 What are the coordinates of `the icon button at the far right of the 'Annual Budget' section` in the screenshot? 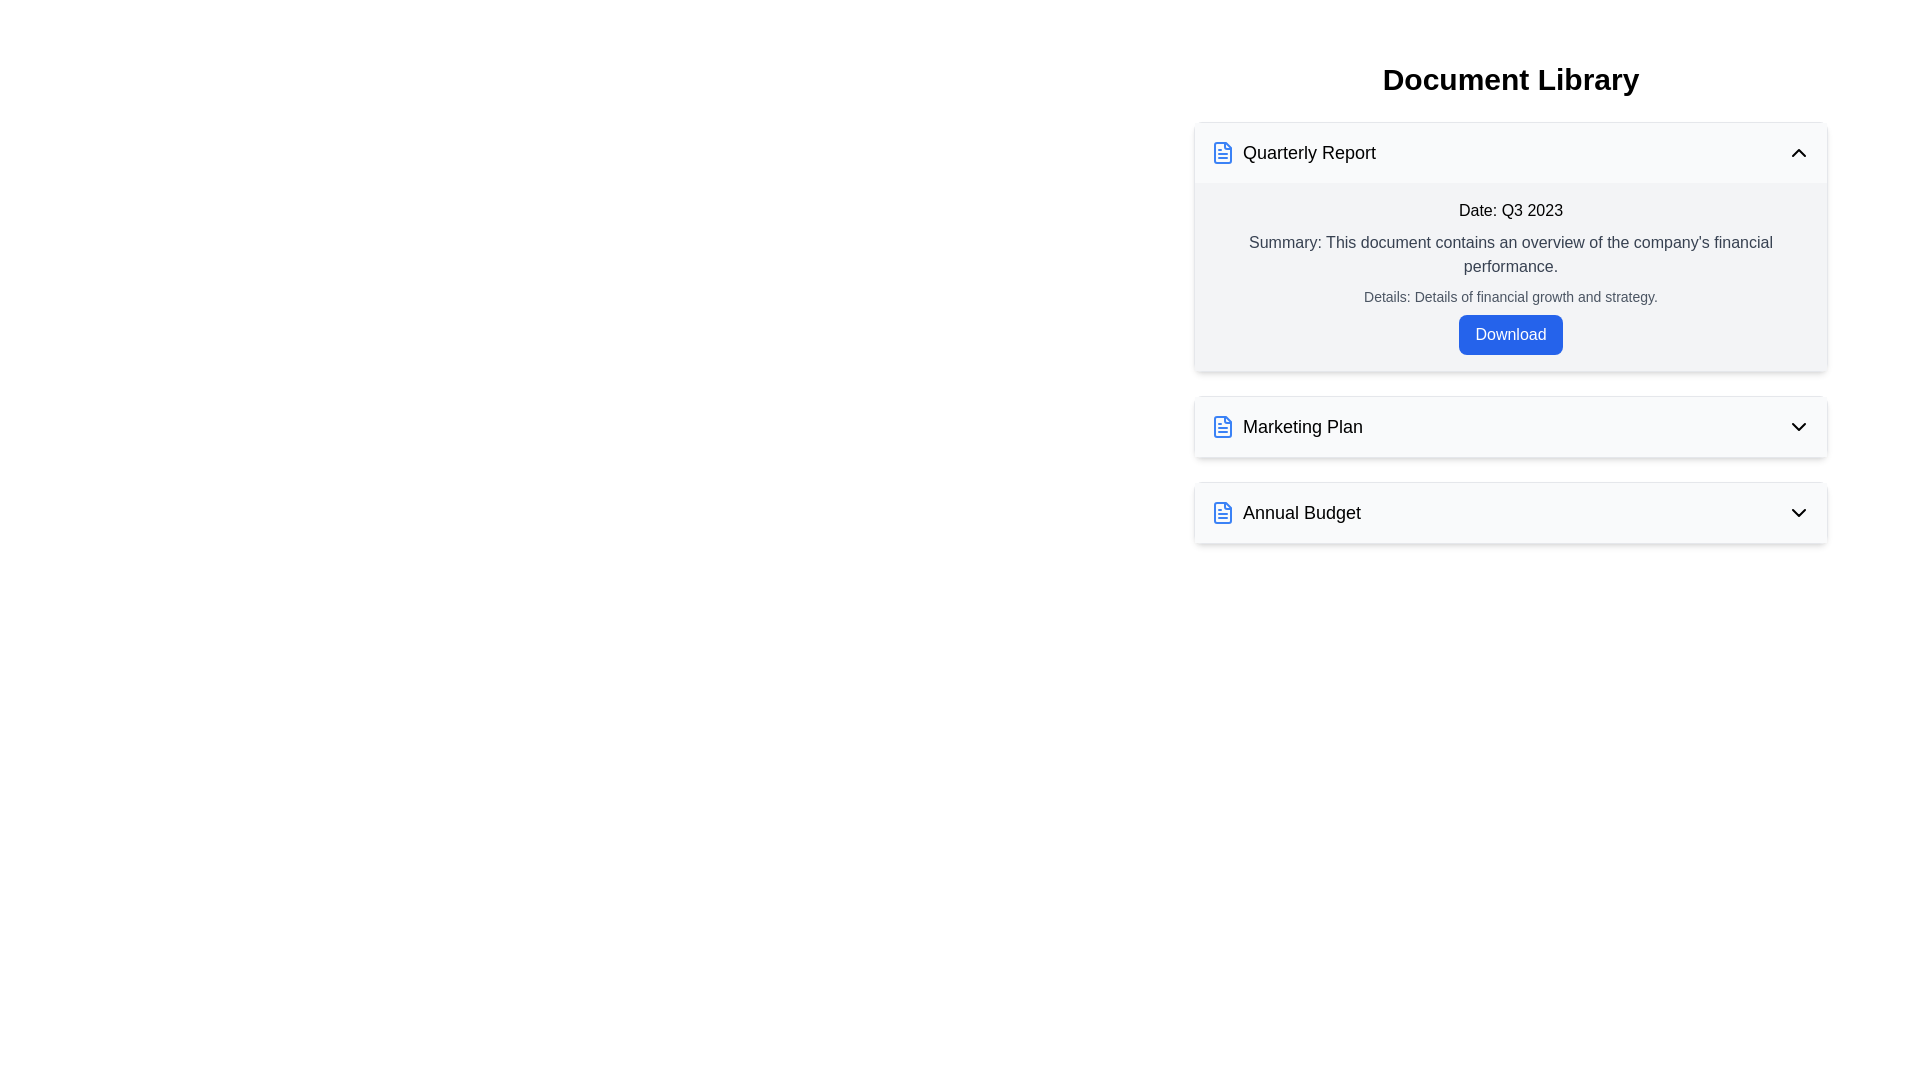 It's located at (1799, 512).